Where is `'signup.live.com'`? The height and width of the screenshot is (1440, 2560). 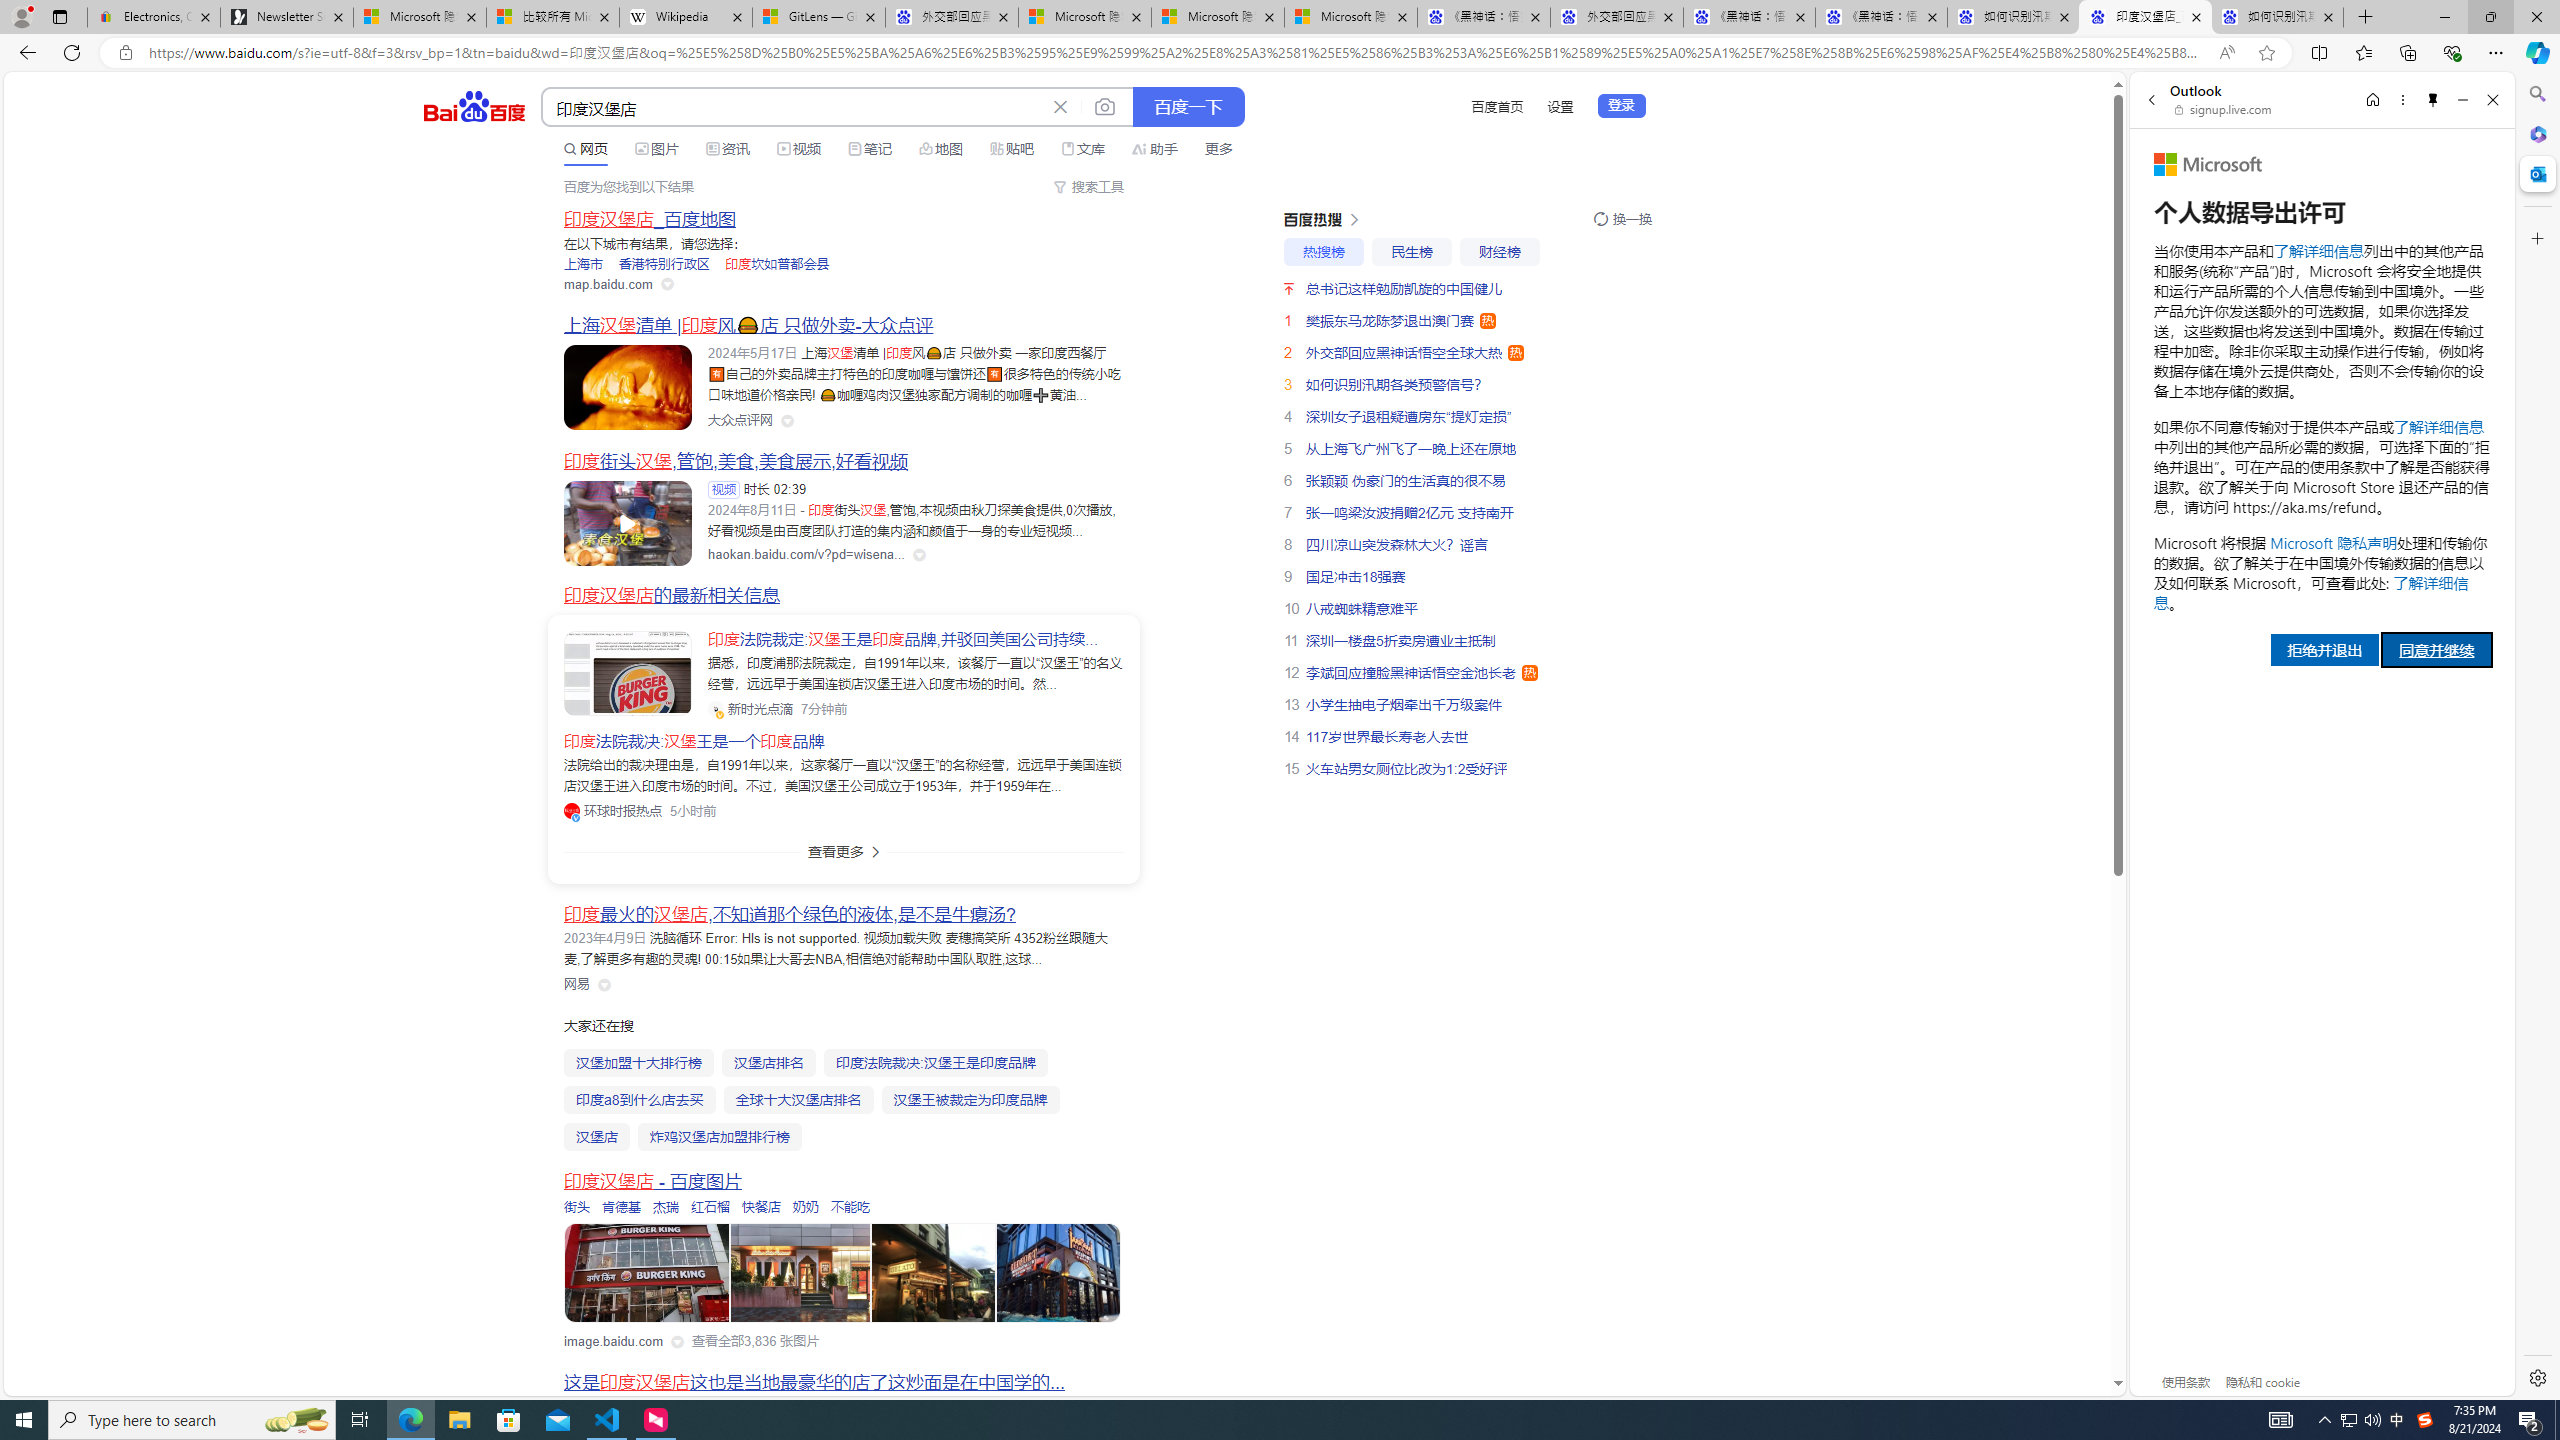 'signup.live.com' is located at coordinates (2223, 108).